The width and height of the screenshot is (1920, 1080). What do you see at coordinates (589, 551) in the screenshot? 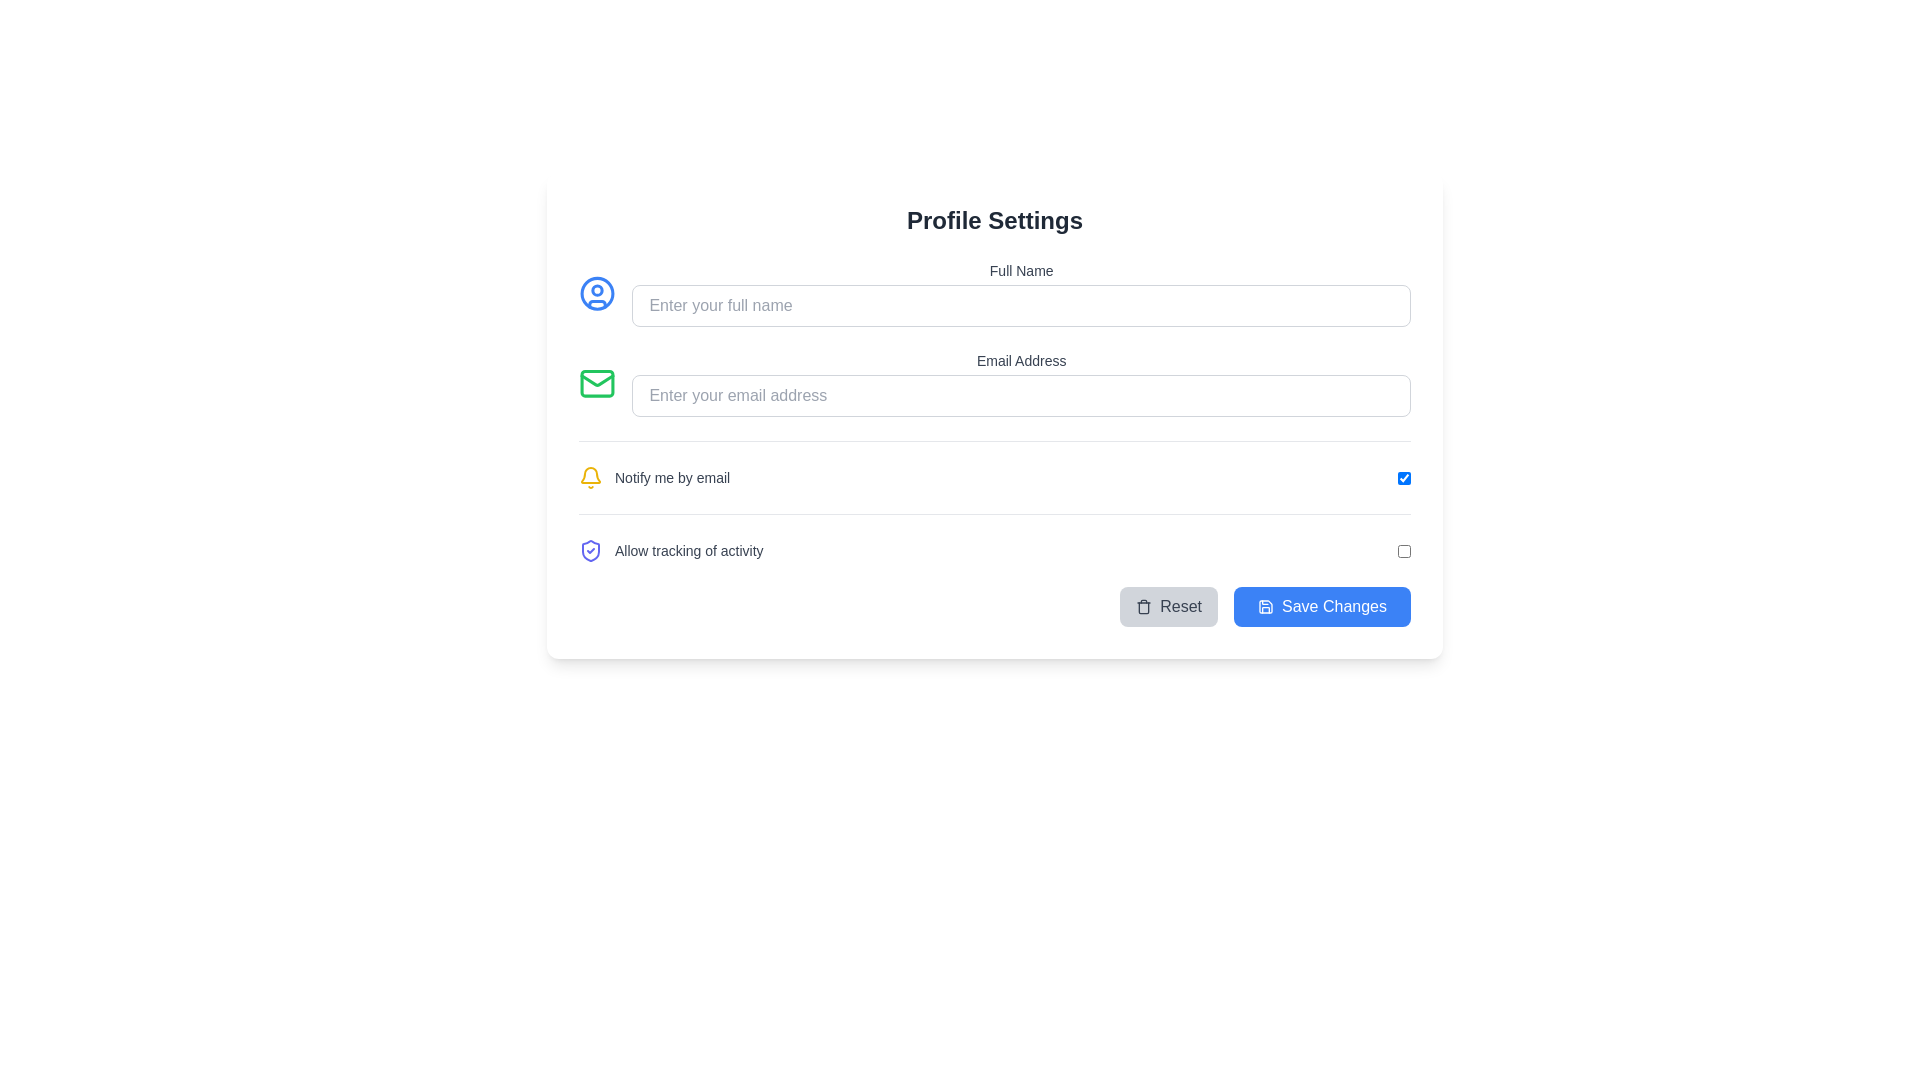
I see `the Decorative icon representing security or approval, which is the first component in the 'Allow tracking of activity' row, located to the left of the text label` at bounding box center [589, 551].